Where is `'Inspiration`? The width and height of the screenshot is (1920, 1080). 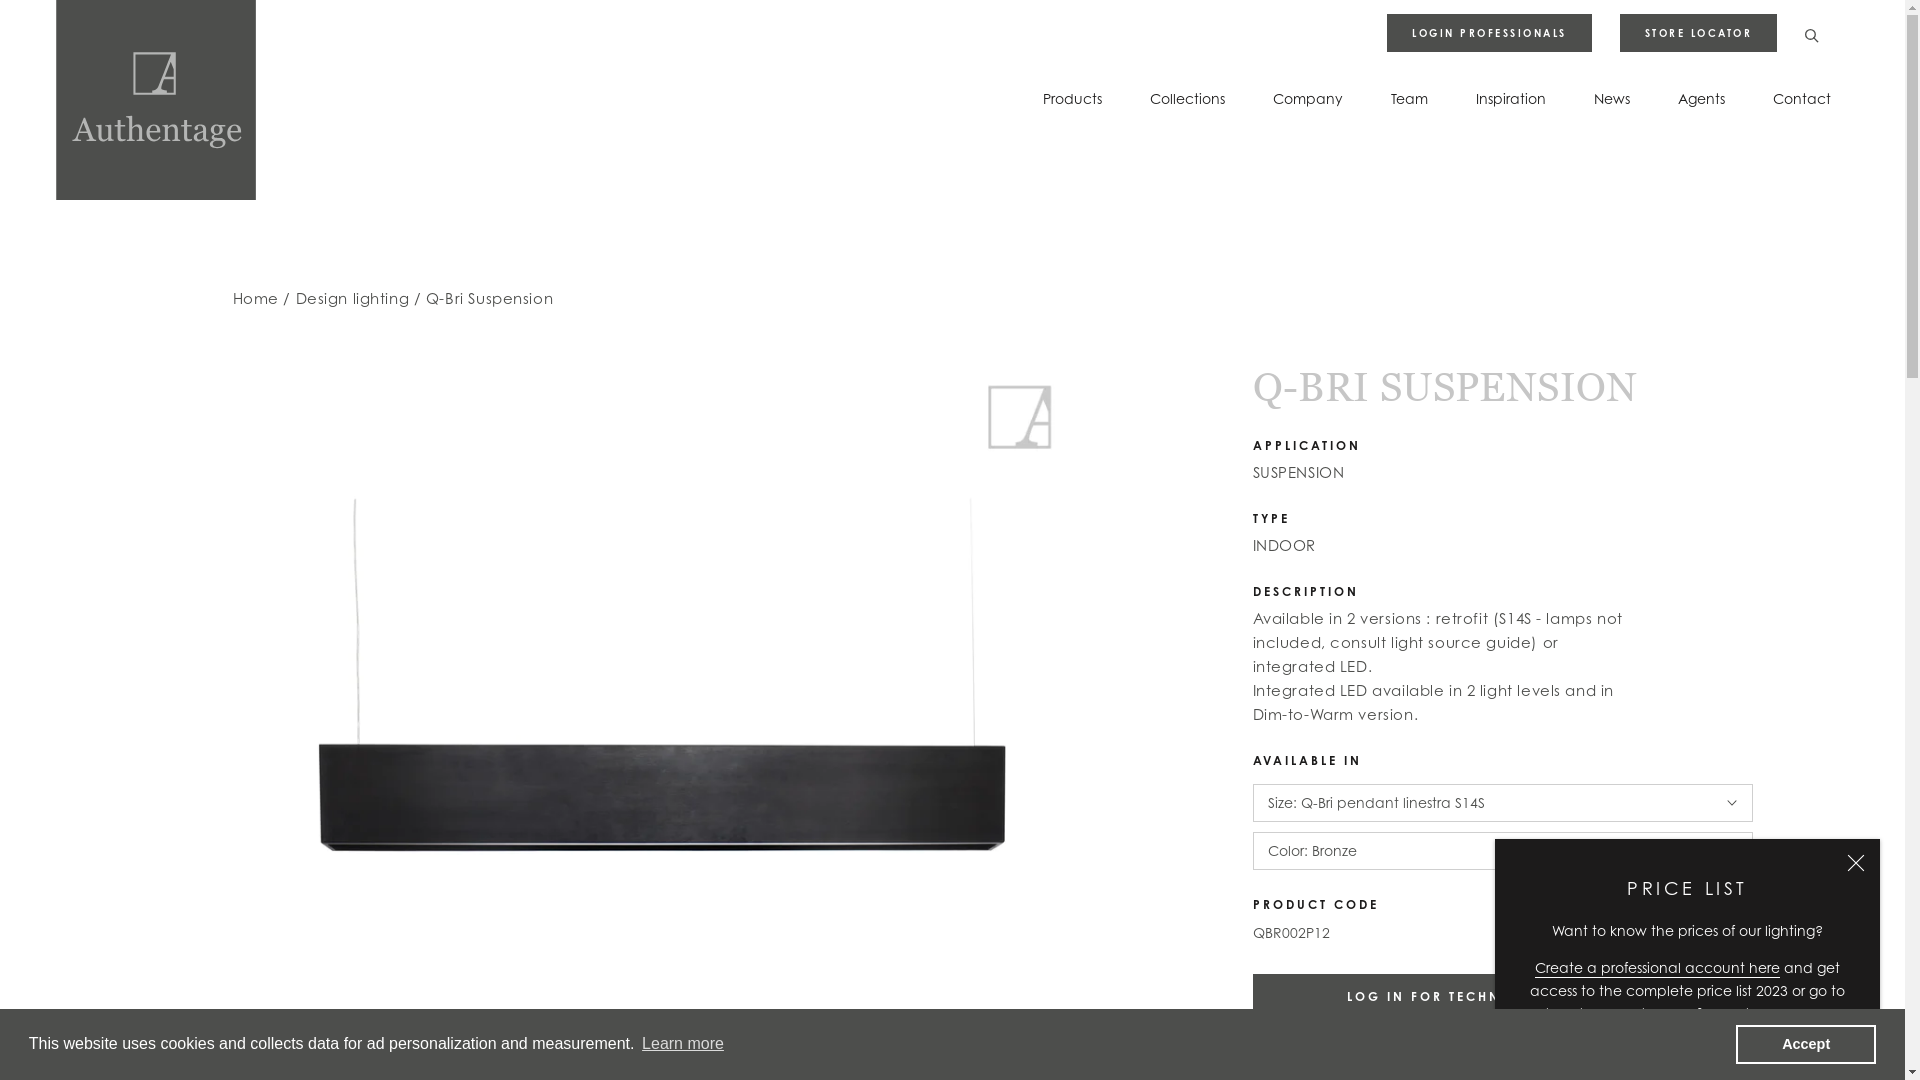 'Inspiration is located at coordinates (1511, 98).